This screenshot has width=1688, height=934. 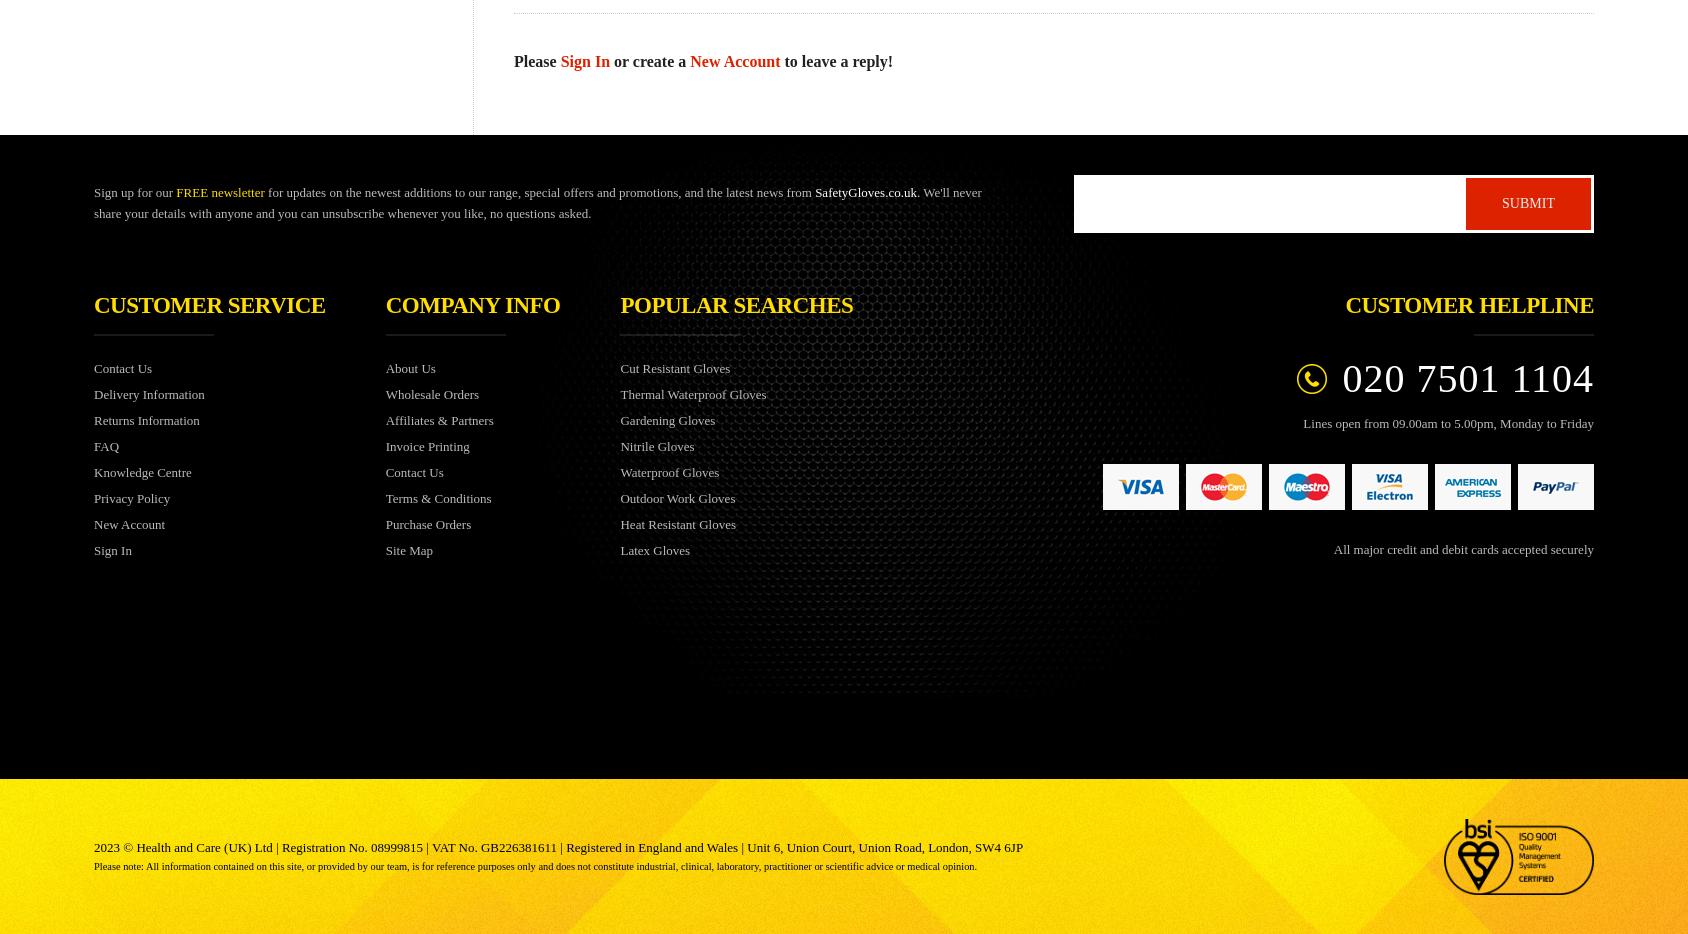 What do you see at coordinates (385, 303) in the screenshot?
I see `'Company info'` at bounding box center [385, 303].